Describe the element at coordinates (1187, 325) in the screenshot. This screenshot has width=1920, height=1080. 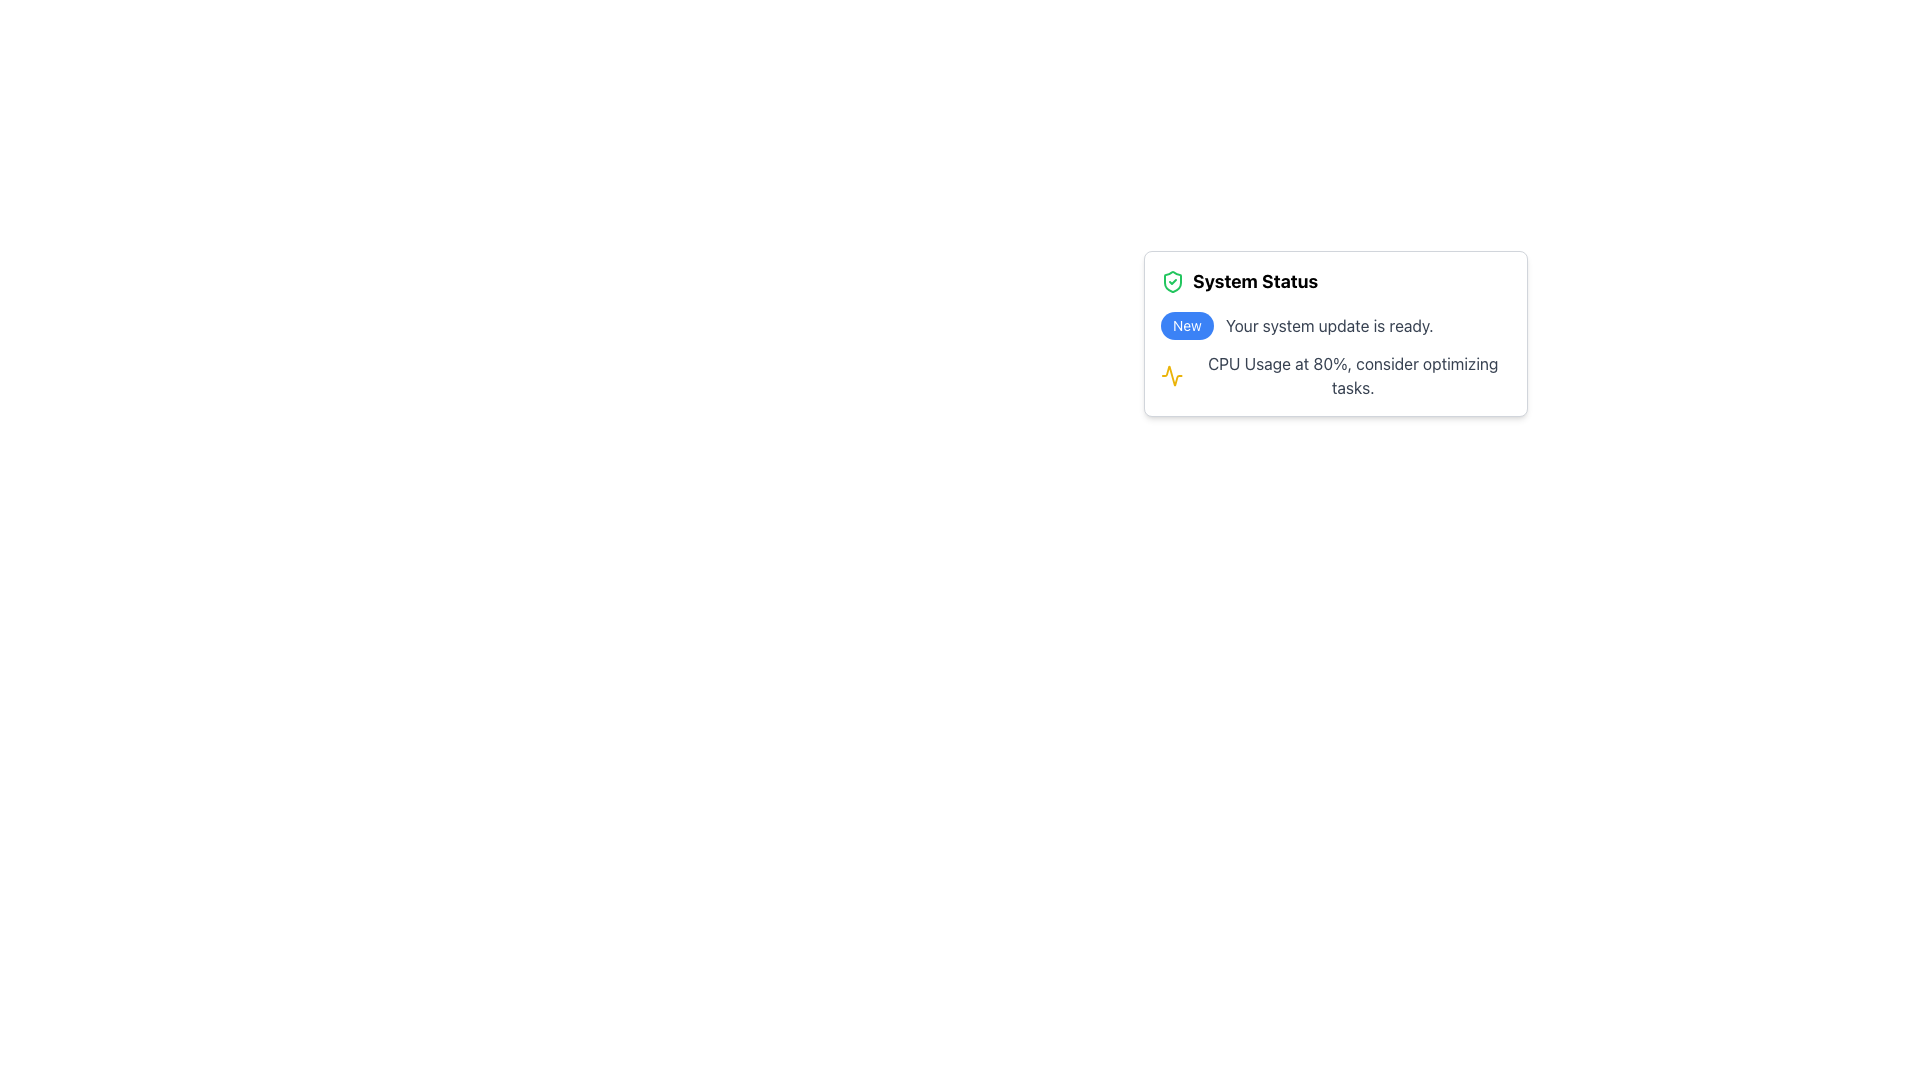
I see `the blue rounded rectangular badge that displays the text 'New', located on the left side of the message 'Your system update is ready.'` at that location.